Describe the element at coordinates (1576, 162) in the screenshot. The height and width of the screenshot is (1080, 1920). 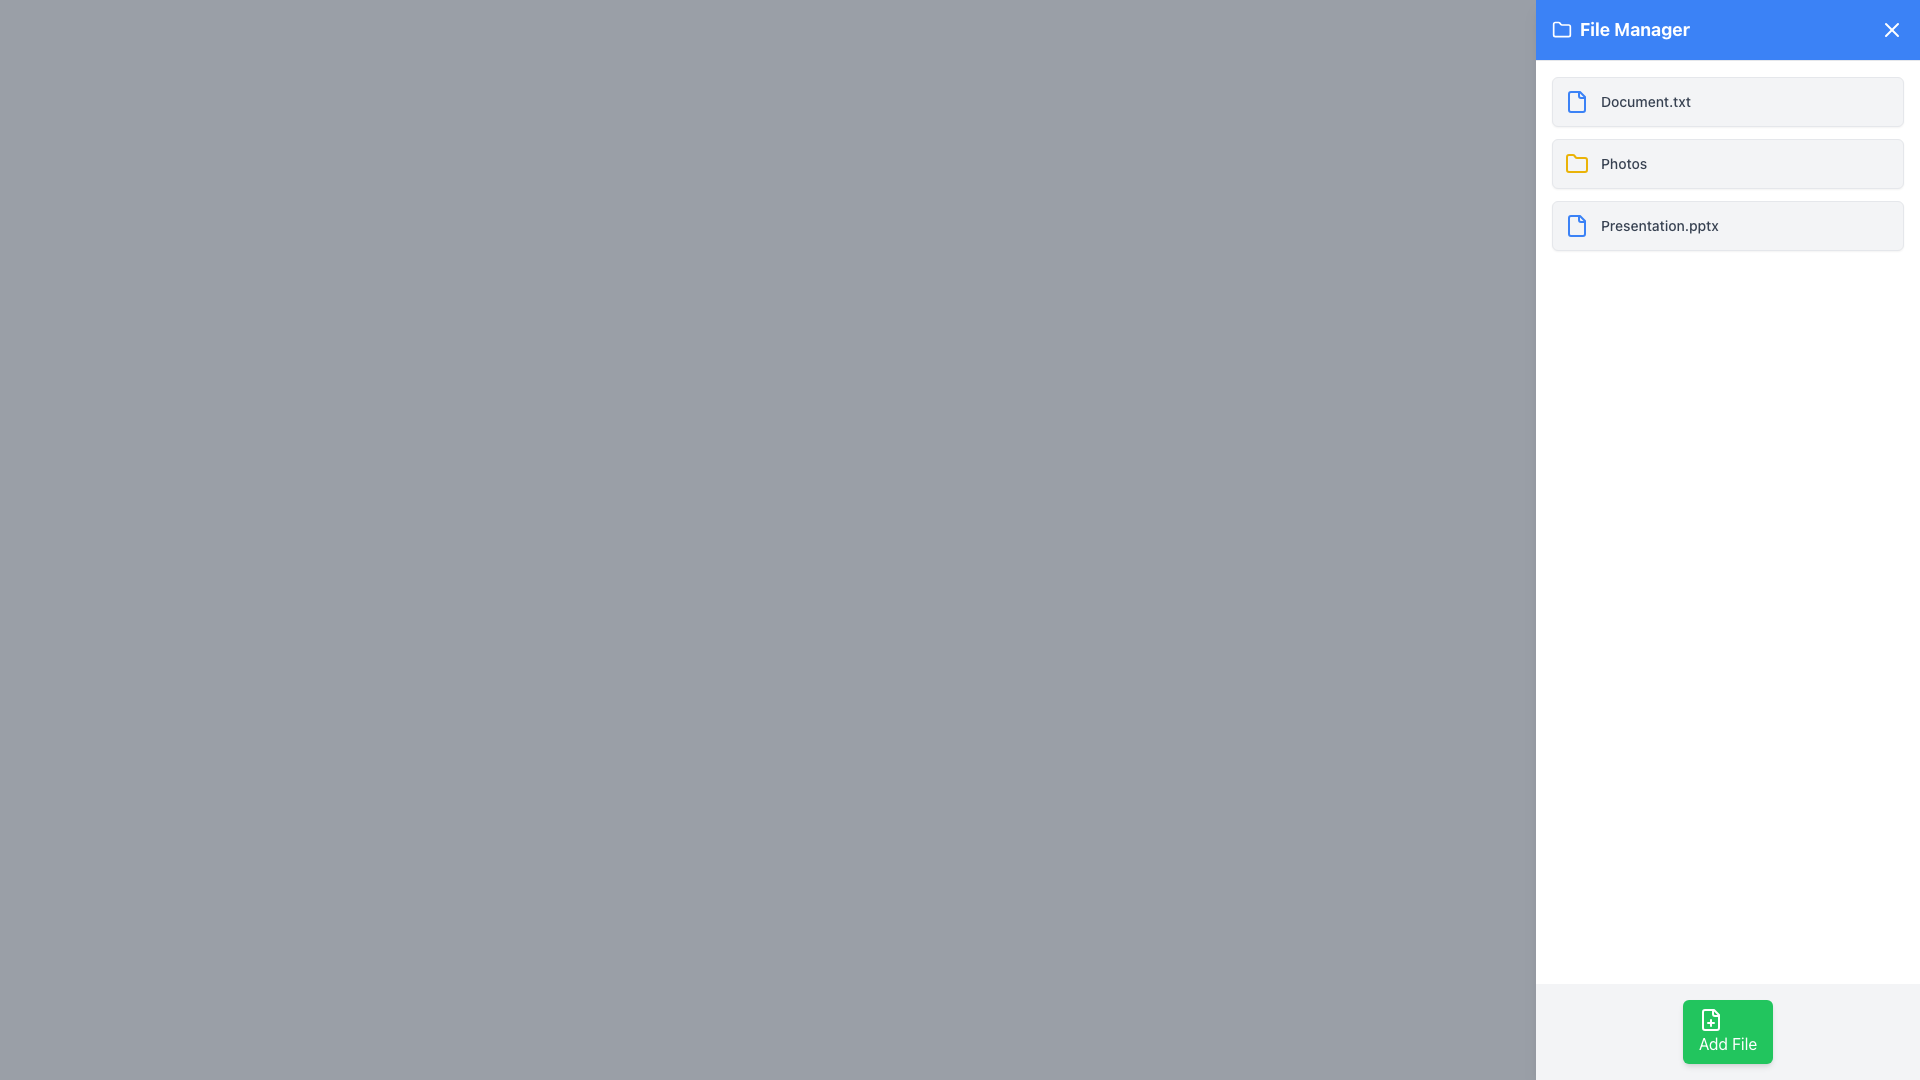
I see `the folder icon representing the 'Photos' label located in the second row of the file manager list` at that location.